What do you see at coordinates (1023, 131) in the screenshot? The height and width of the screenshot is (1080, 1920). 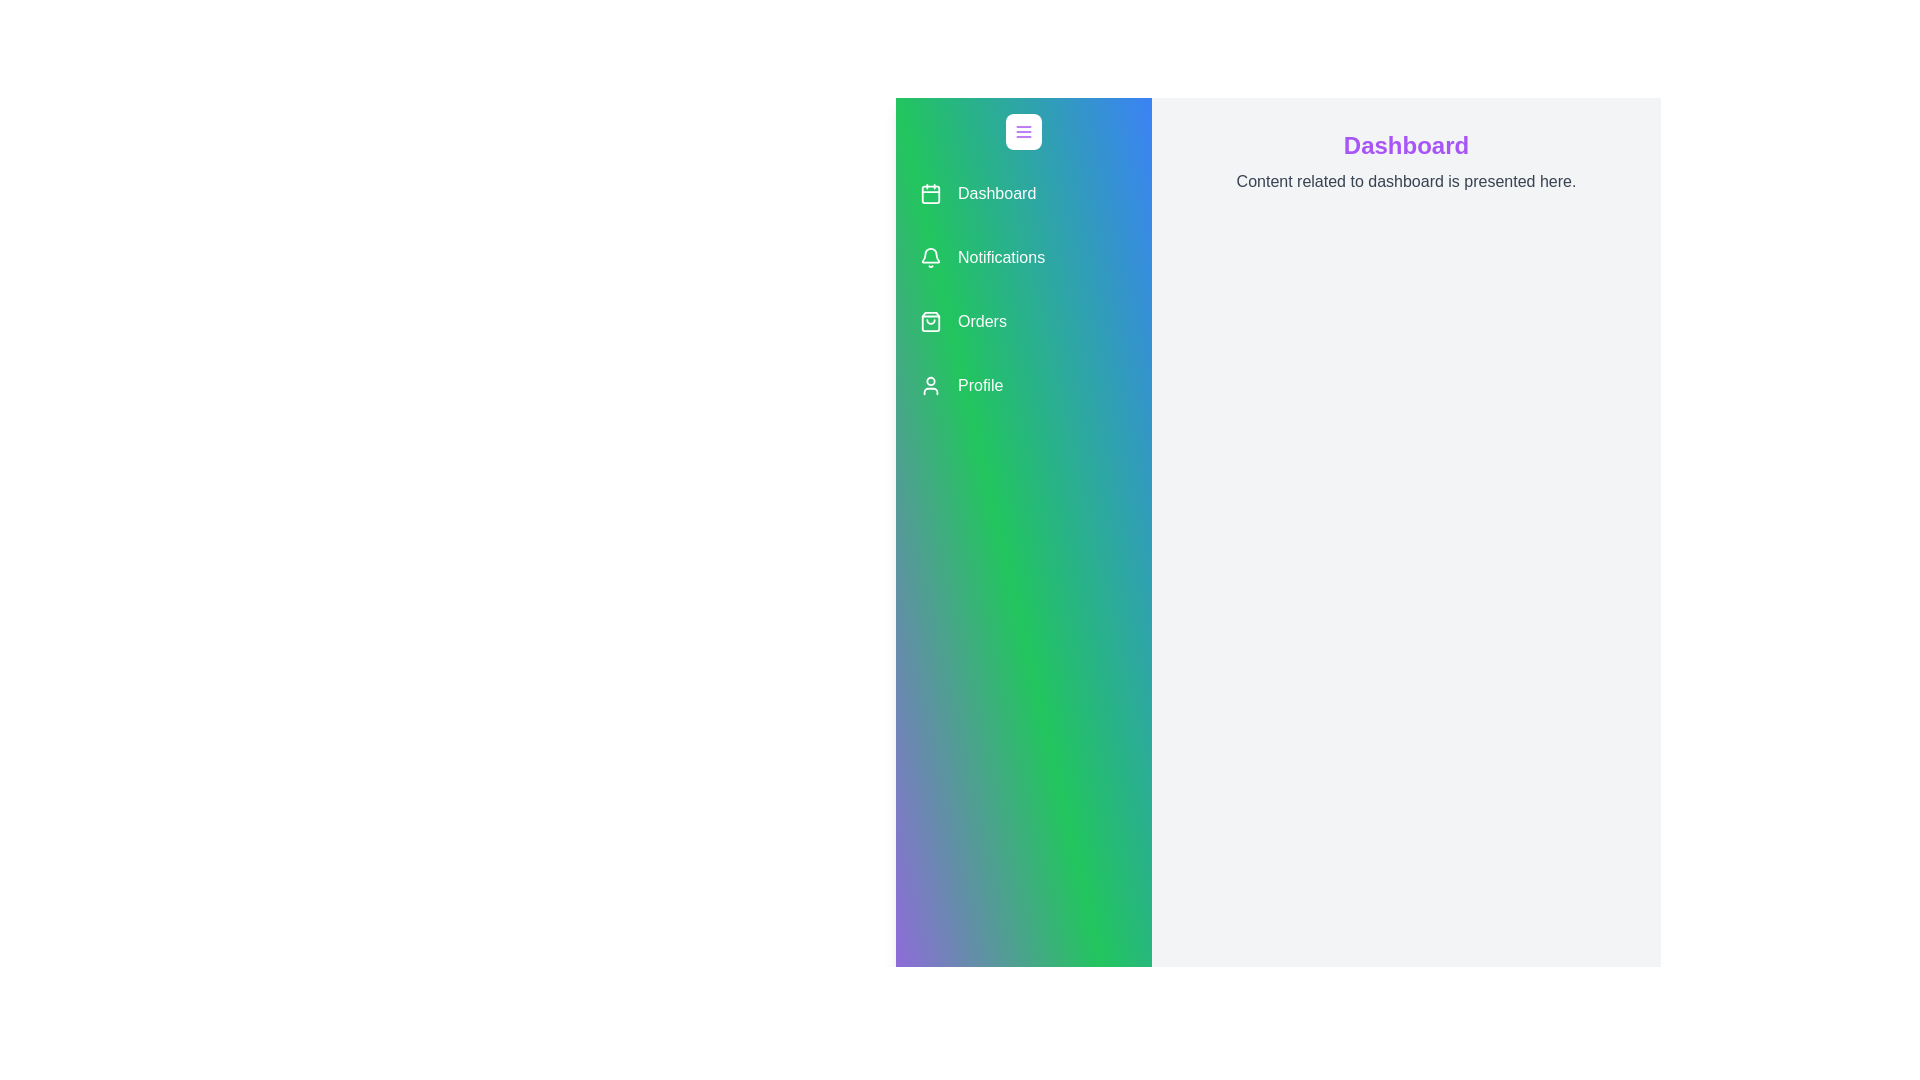 I see `the menu button to toggle the sidebar open/close state` at bounding box center [1023, 131].